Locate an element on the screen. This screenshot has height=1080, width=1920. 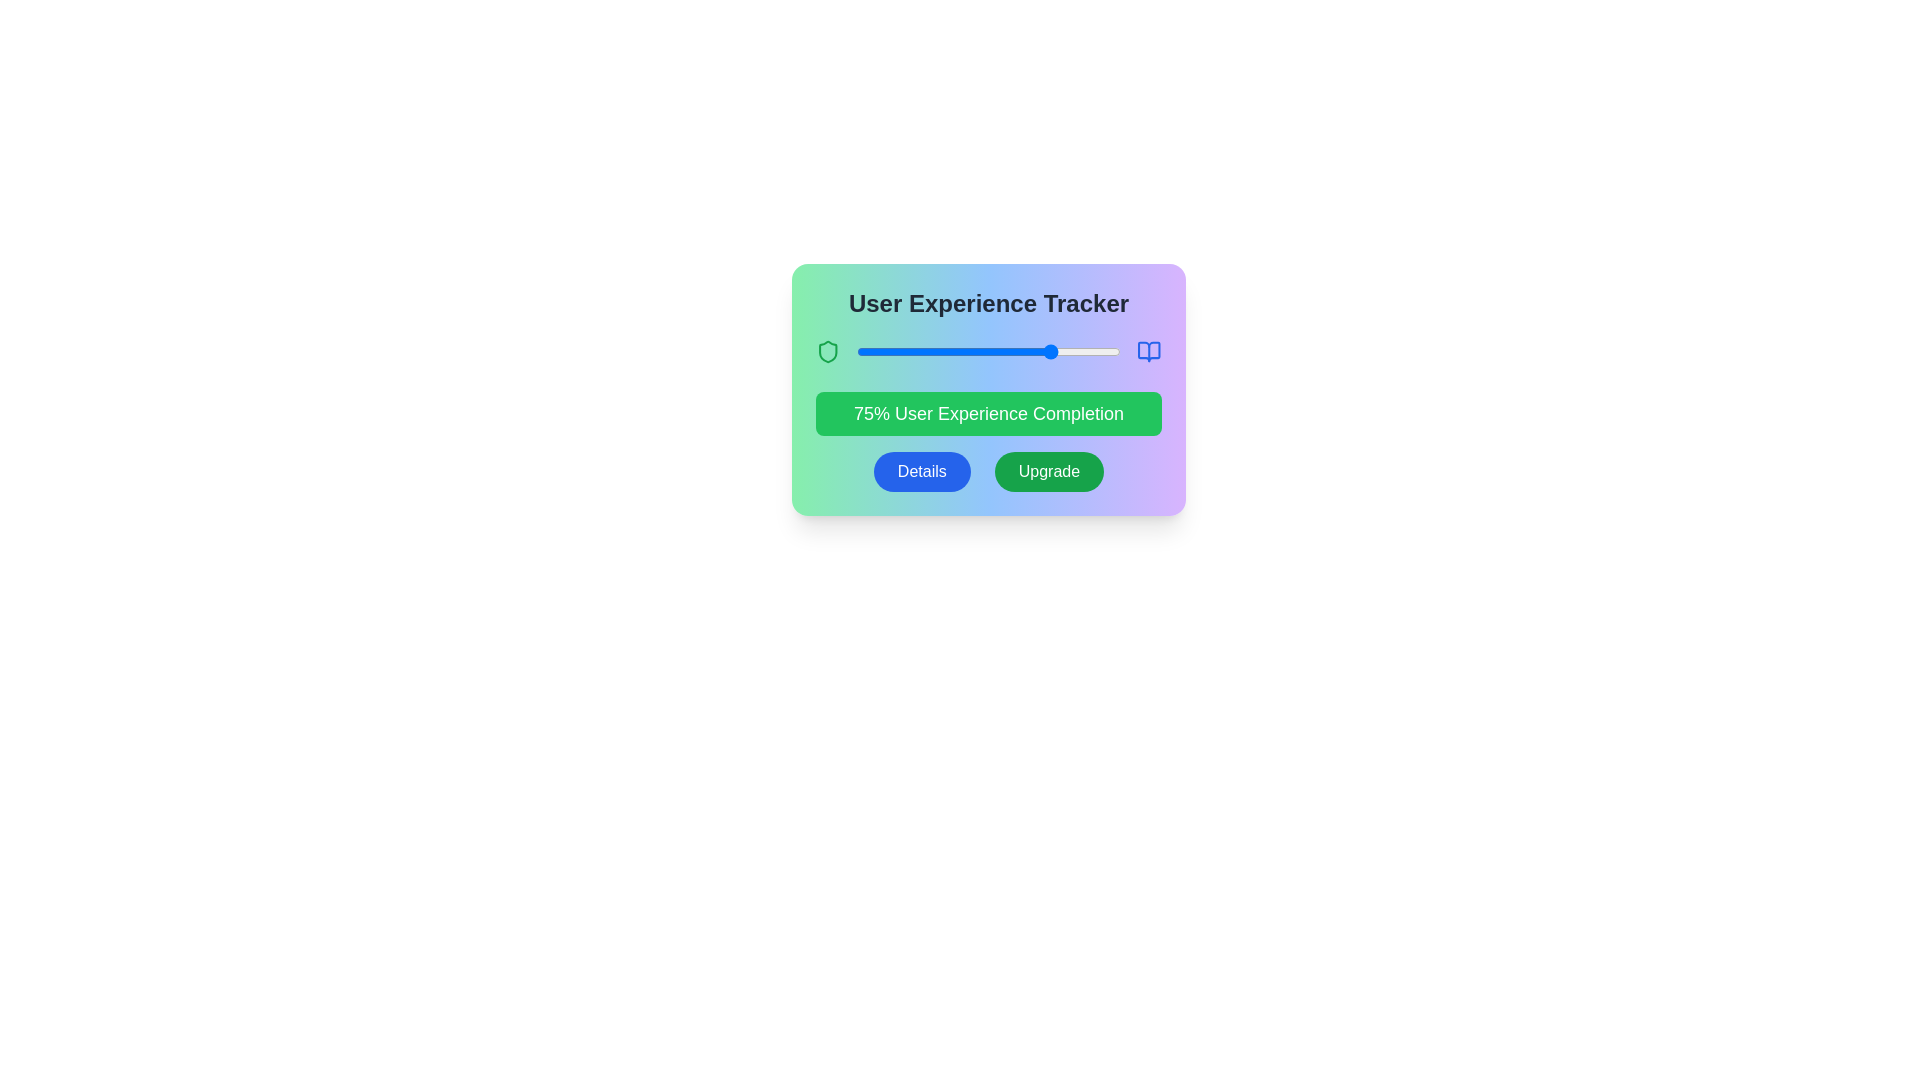
the 'Upgrade' button to initiate the upgrade process is located at coordinates (1048, 471).